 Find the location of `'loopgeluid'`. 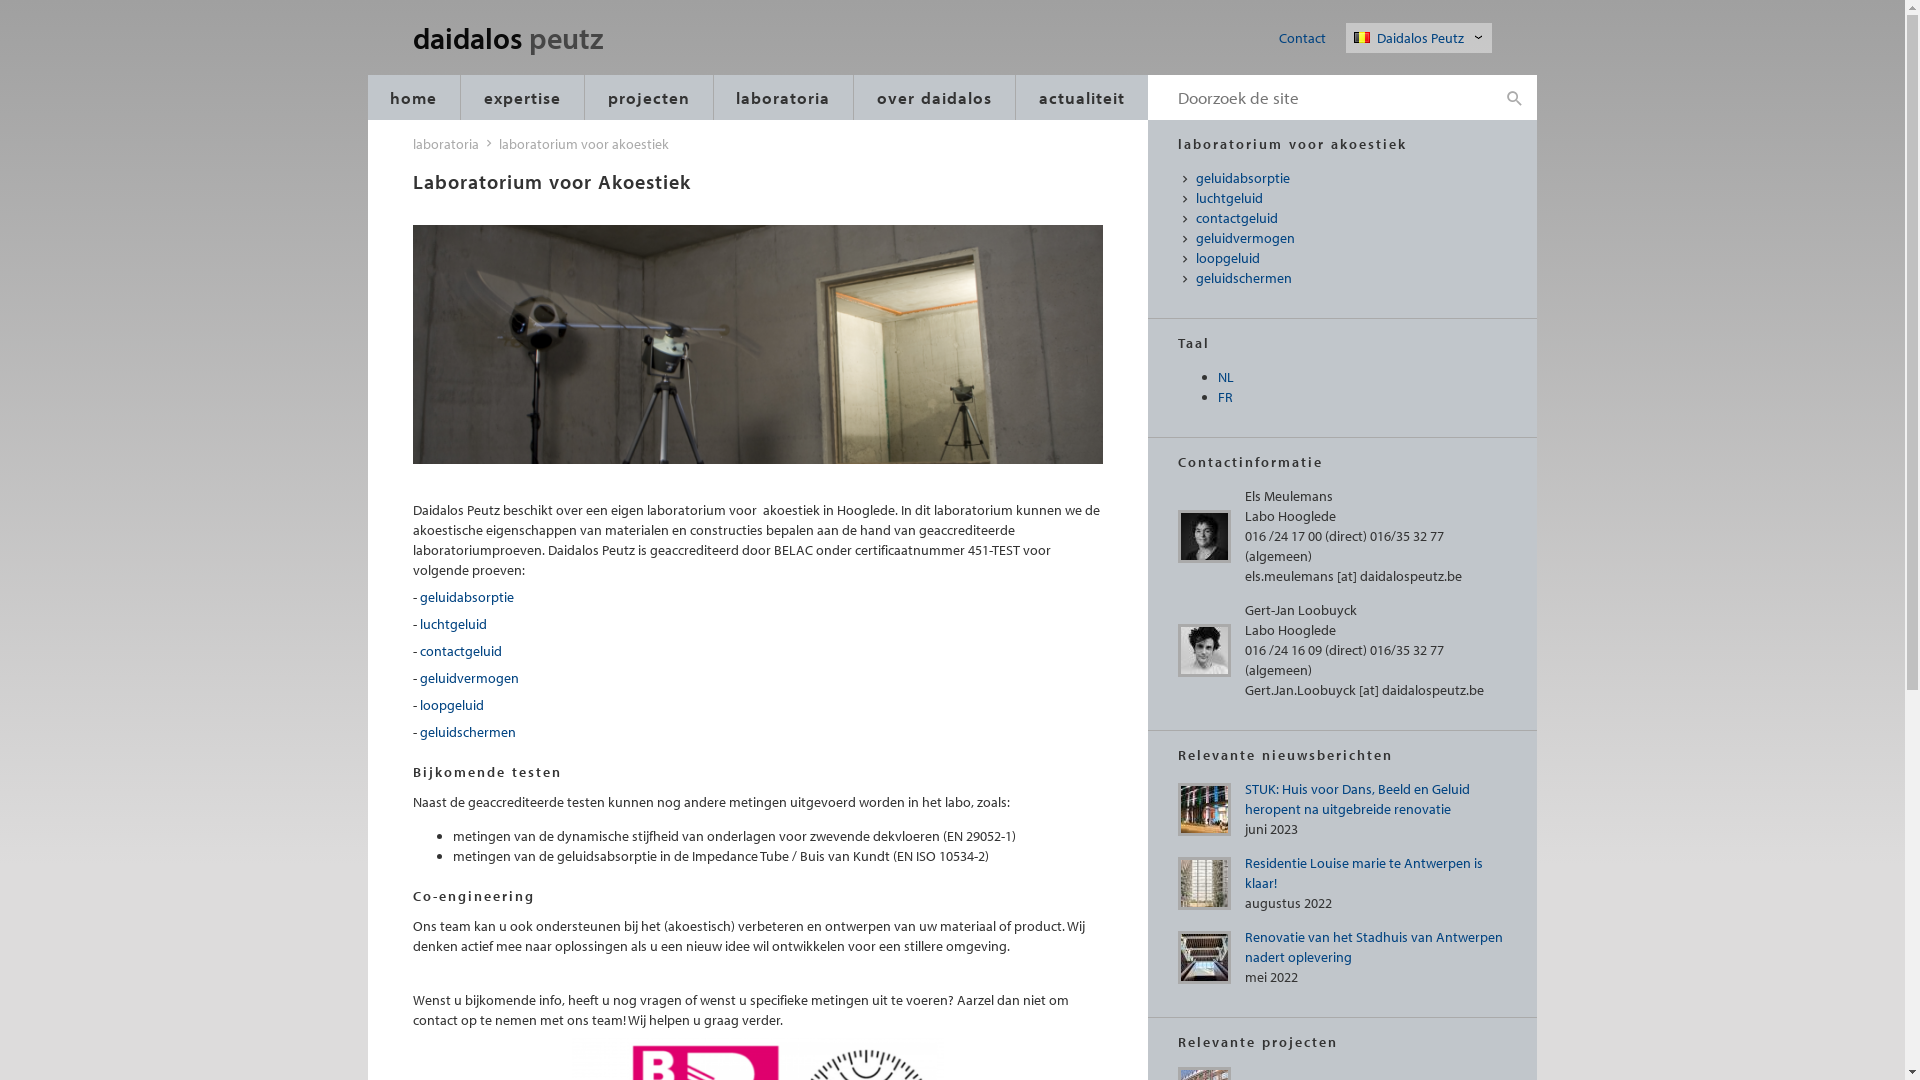

'loopgeluid' is located at coordinates (1352, 257).